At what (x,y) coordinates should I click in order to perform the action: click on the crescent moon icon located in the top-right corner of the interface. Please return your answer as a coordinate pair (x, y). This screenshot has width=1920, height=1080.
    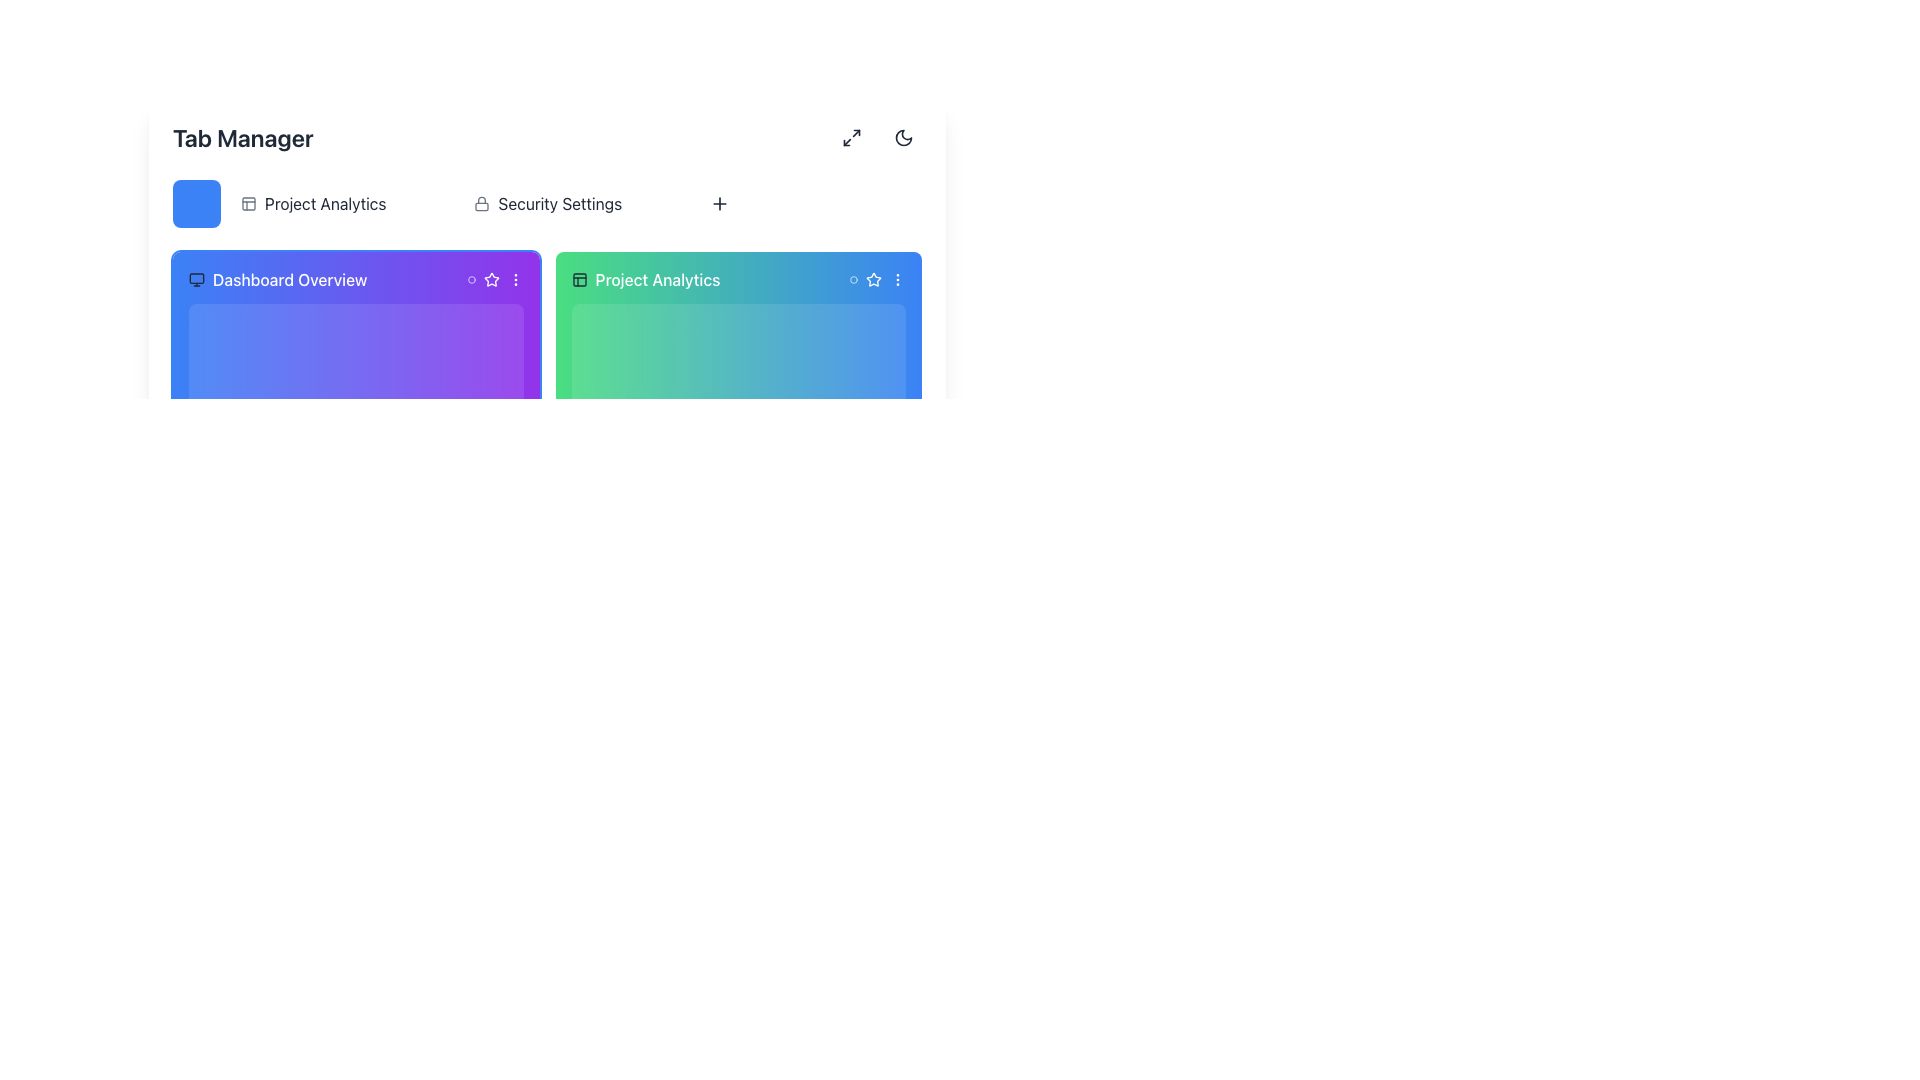
    Looking at the image, I should click on (902, 137).